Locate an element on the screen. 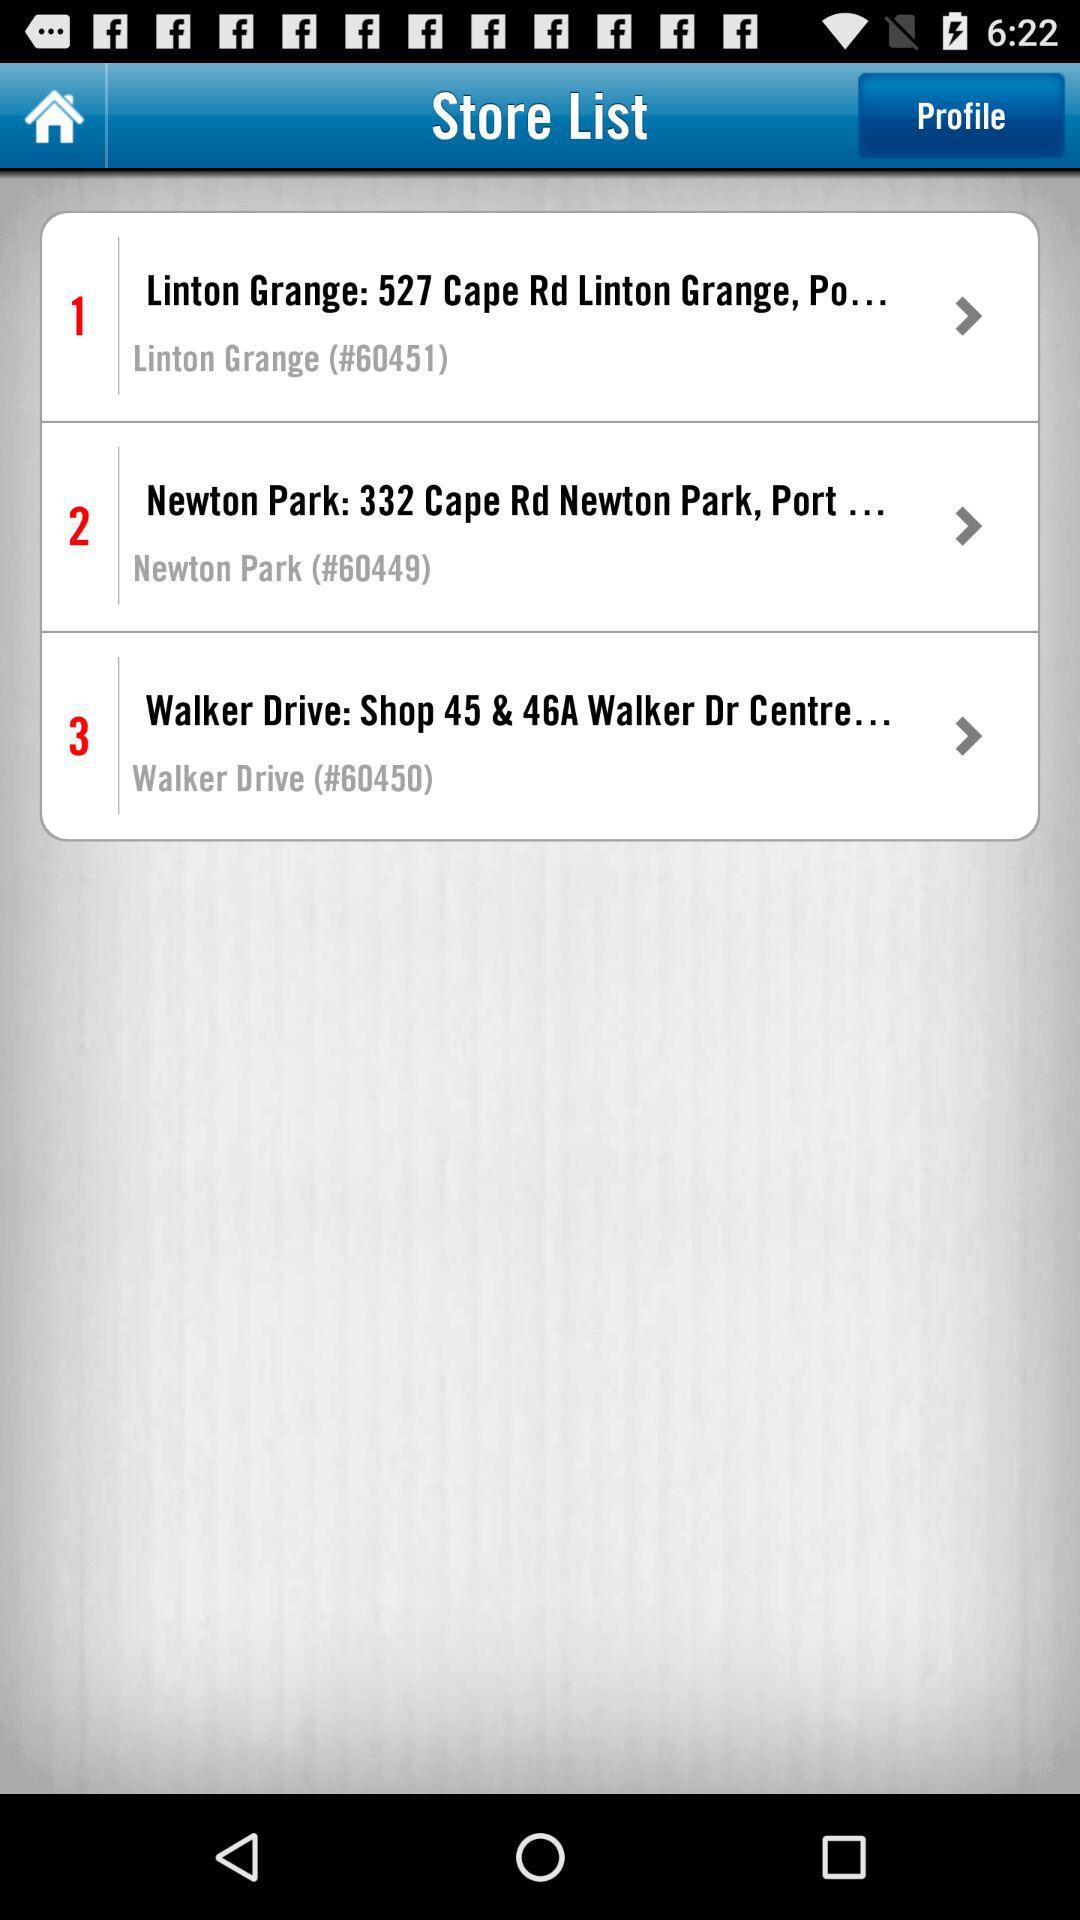 This screenshot has height=1920, width=1080. the profile is located at coordinates (960, 114).